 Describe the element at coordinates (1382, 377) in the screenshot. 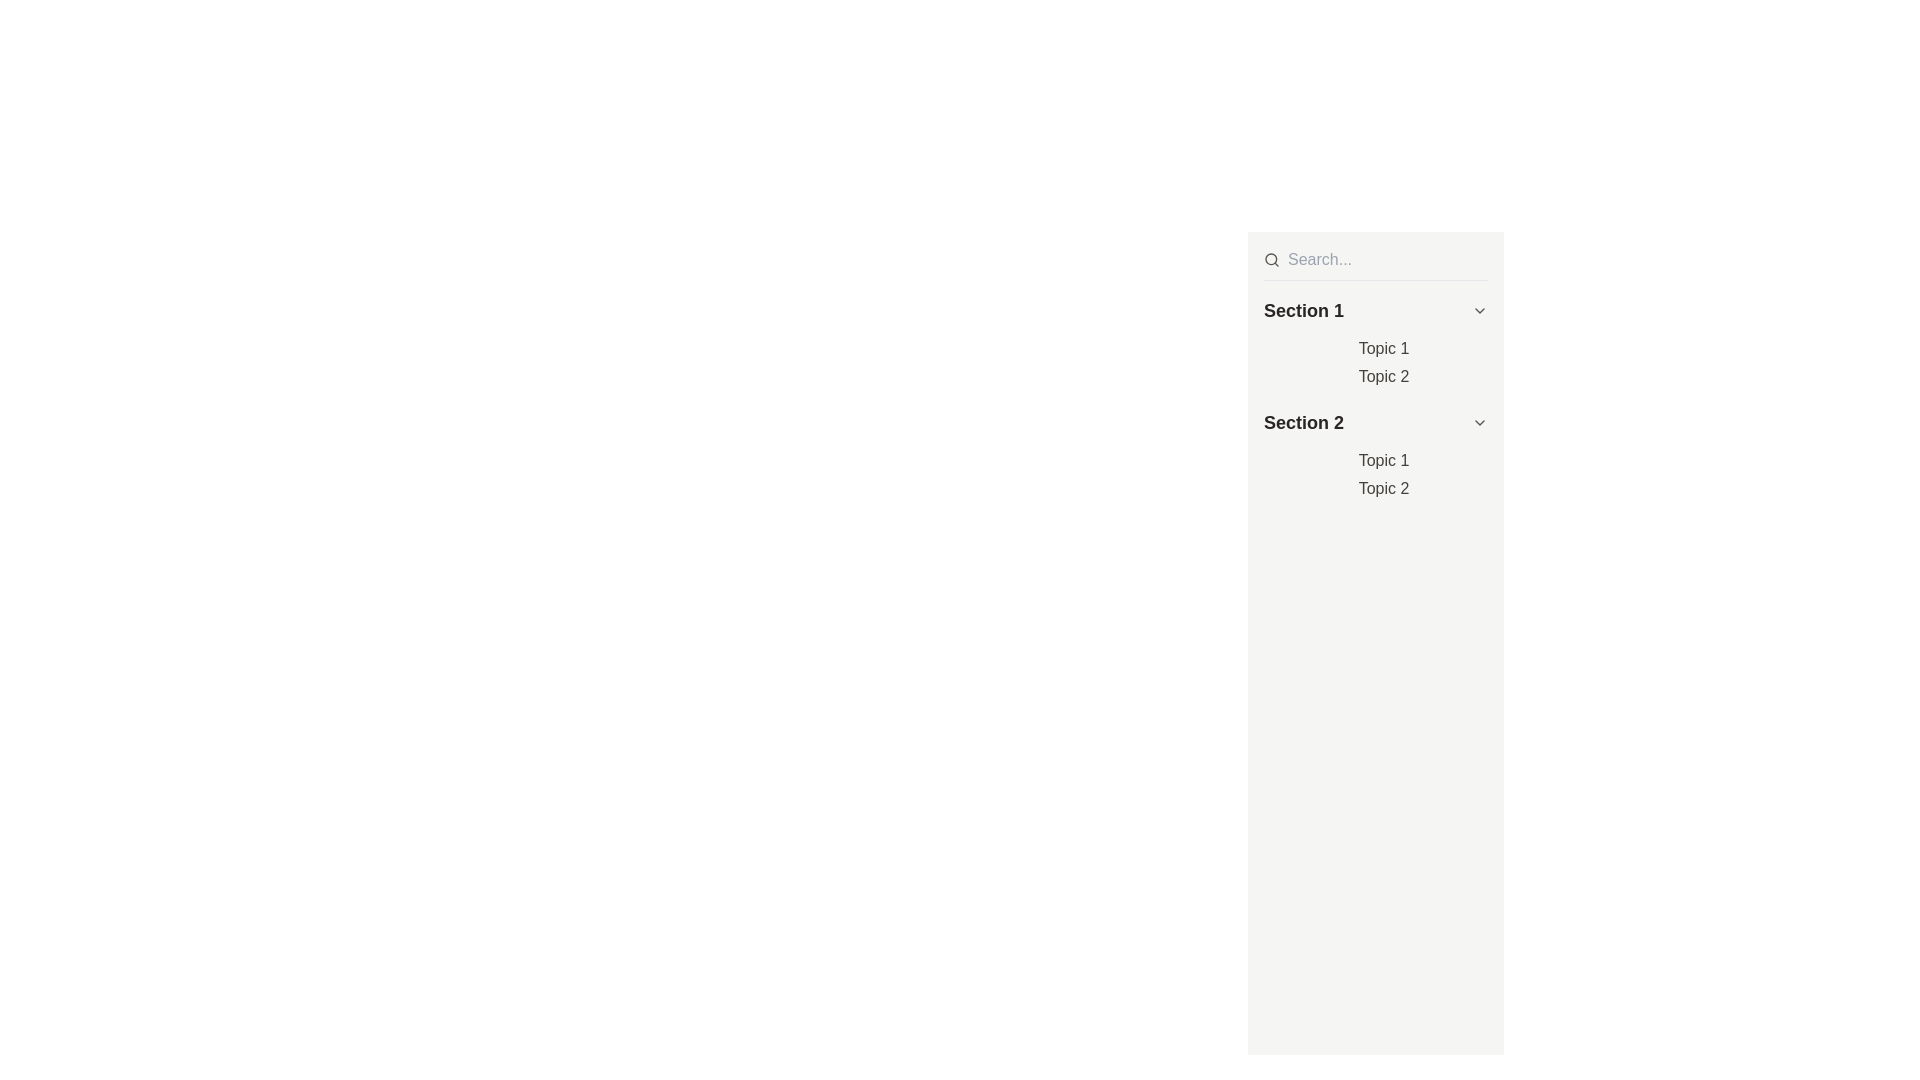

I see `text label displaying 'Topic 2' located under 'Section 1', which appears in grayish-black color with standard serif font` at that location.